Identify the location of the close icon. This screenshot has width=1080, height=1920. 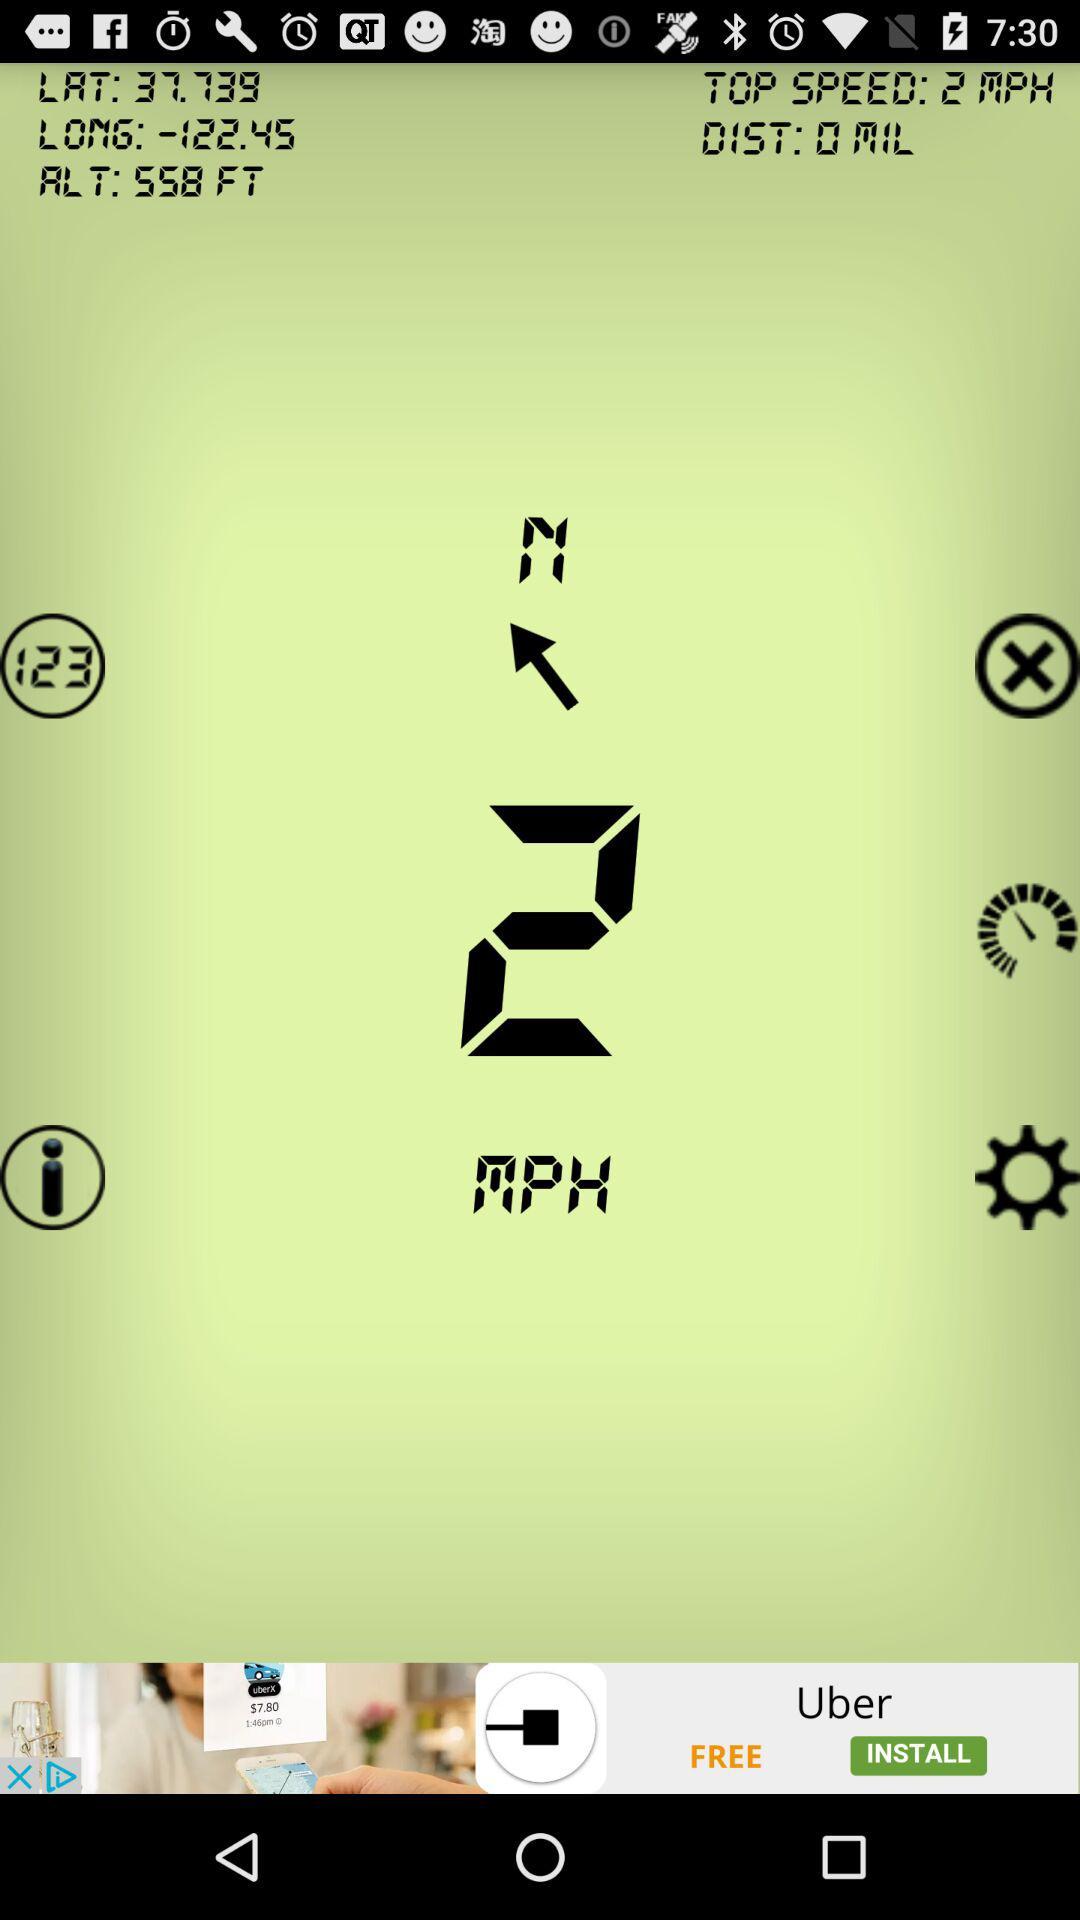
(1027, 712).